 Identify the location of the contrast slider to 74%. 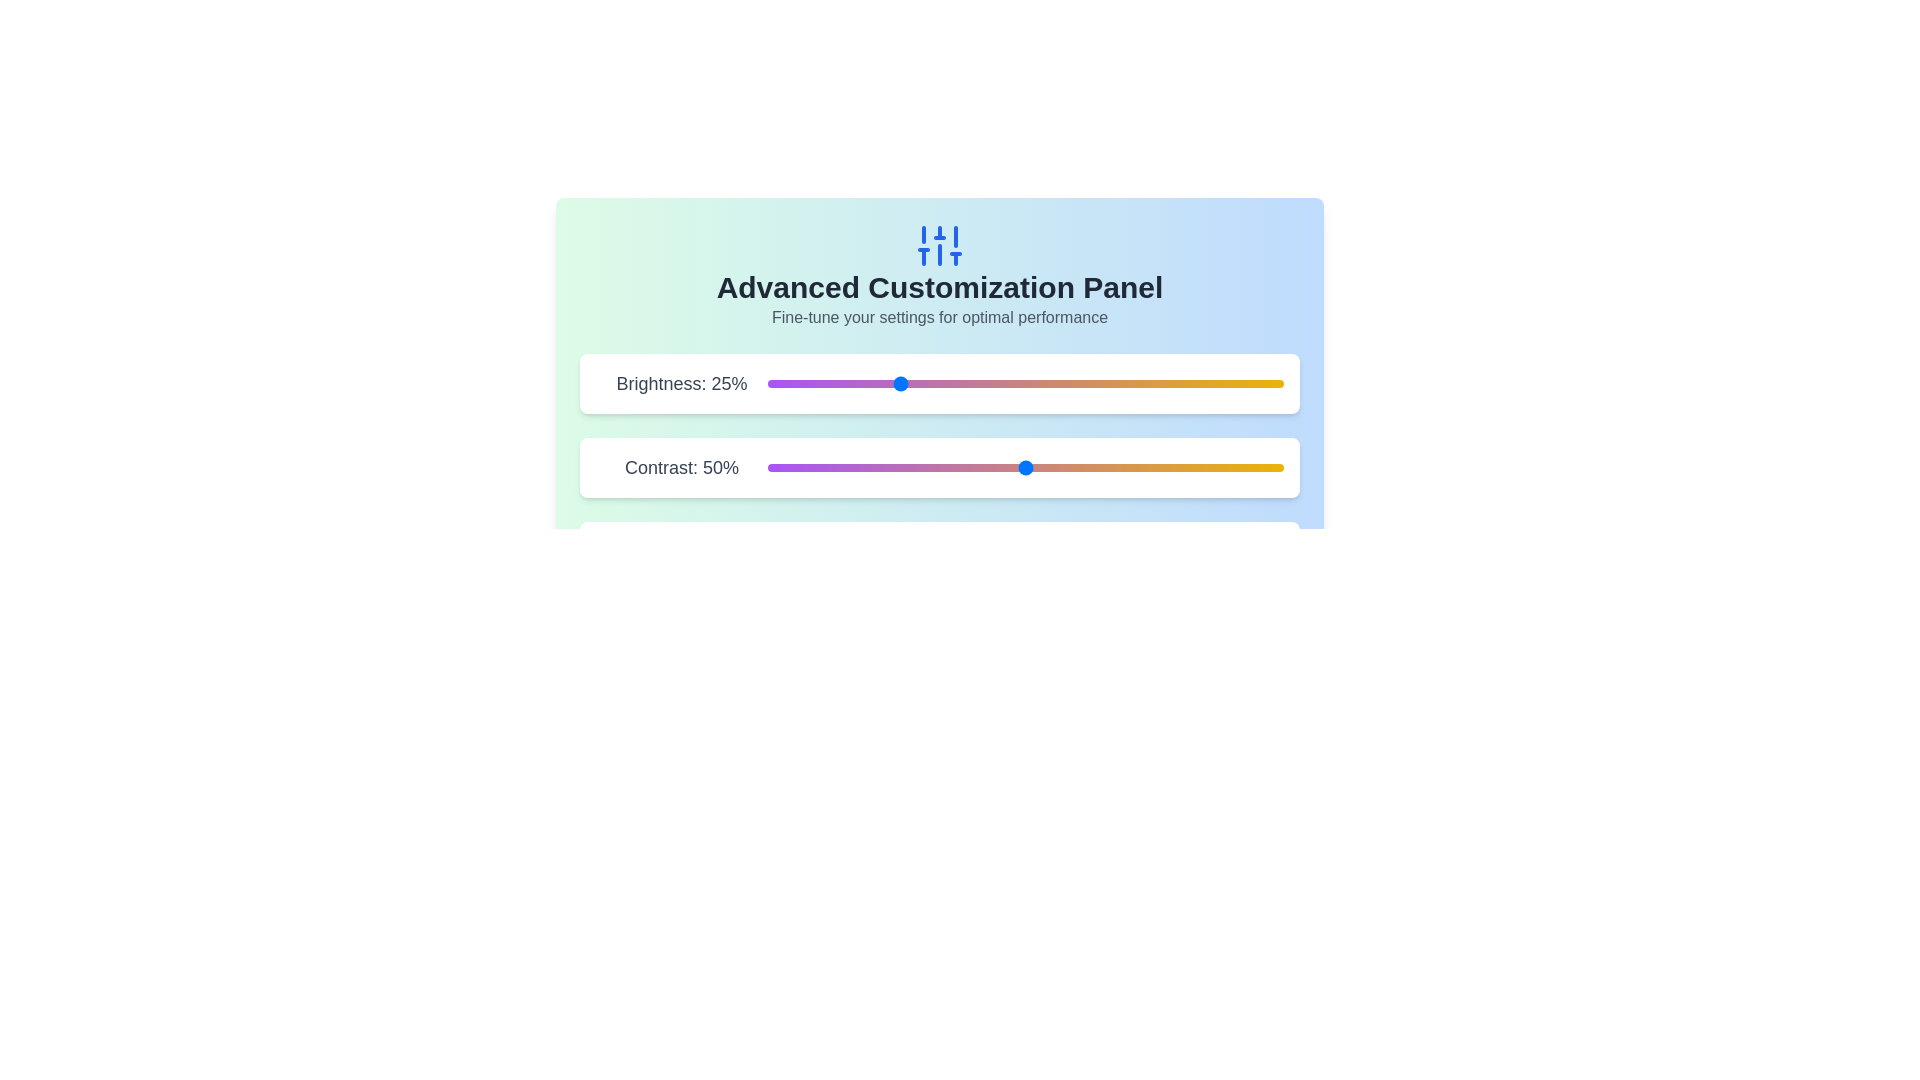
(1149, 467).